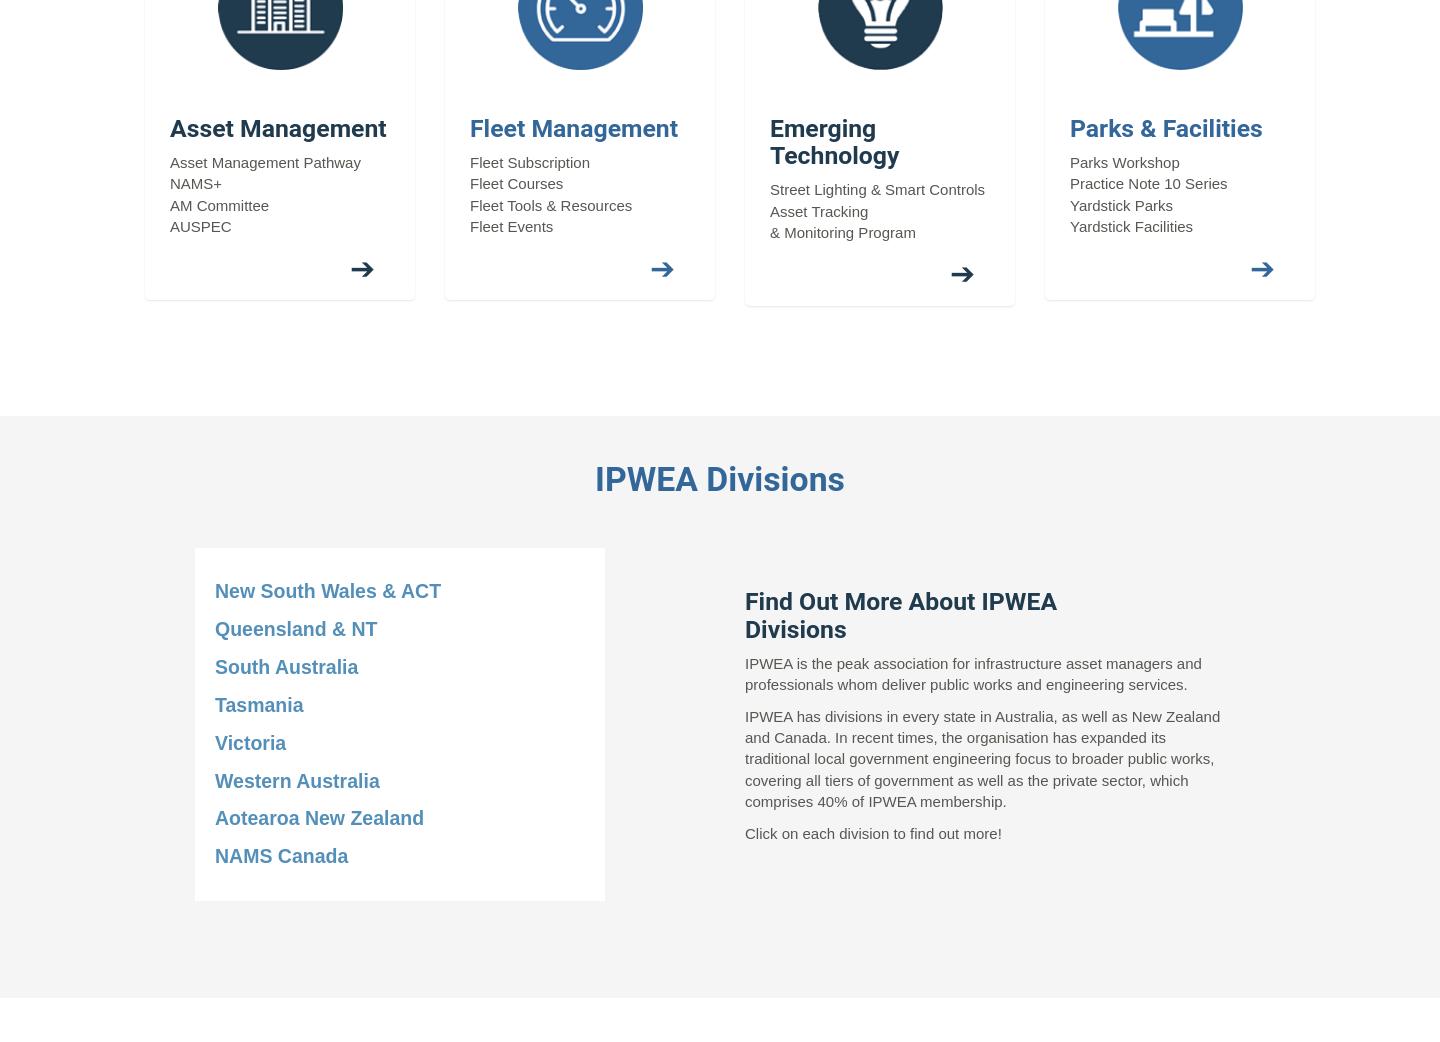 The height and width of the screenshot is (1042, 1440). I want to click on 'Yardstick Parks', so click(1120, 203).